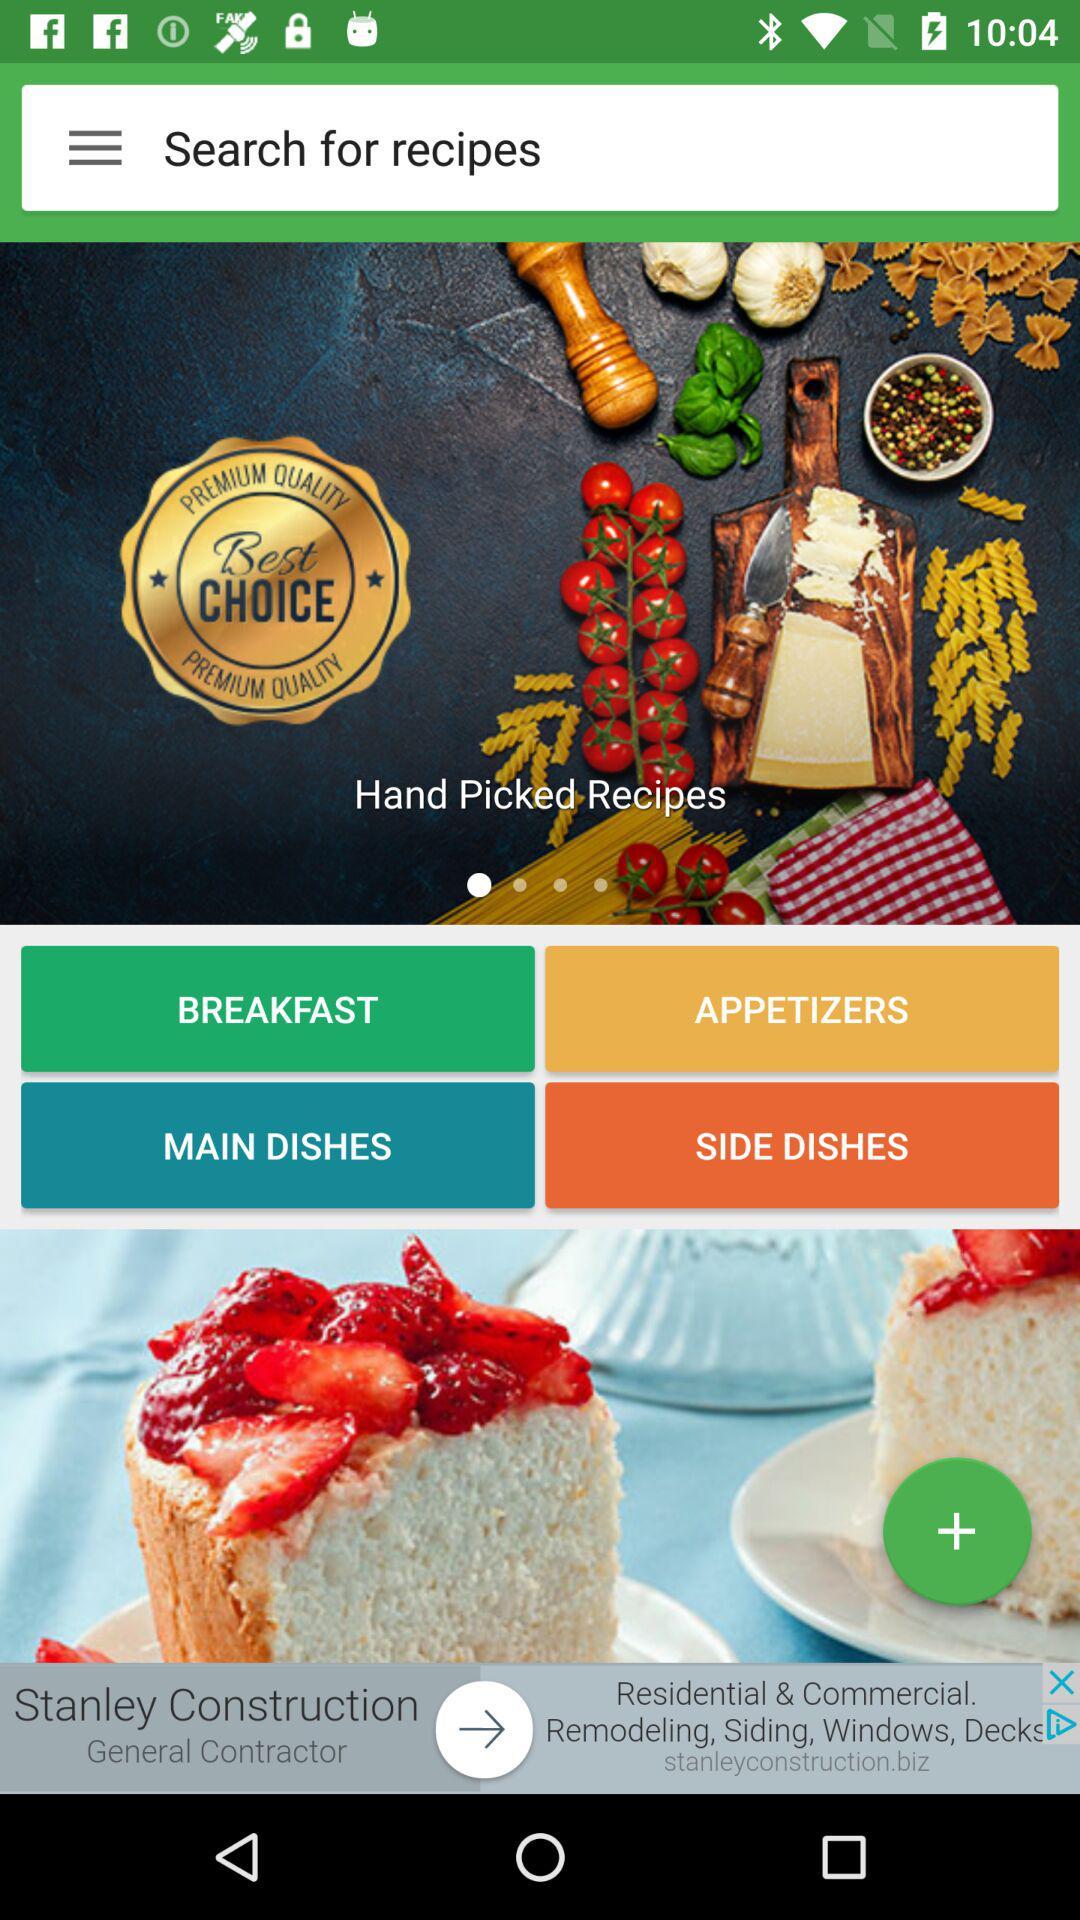 The image size is (1080, 1920). What do you see at coordinates (955, 1538) in the screenshot?
I see `the add icon` at bounding box center [955, 1538].